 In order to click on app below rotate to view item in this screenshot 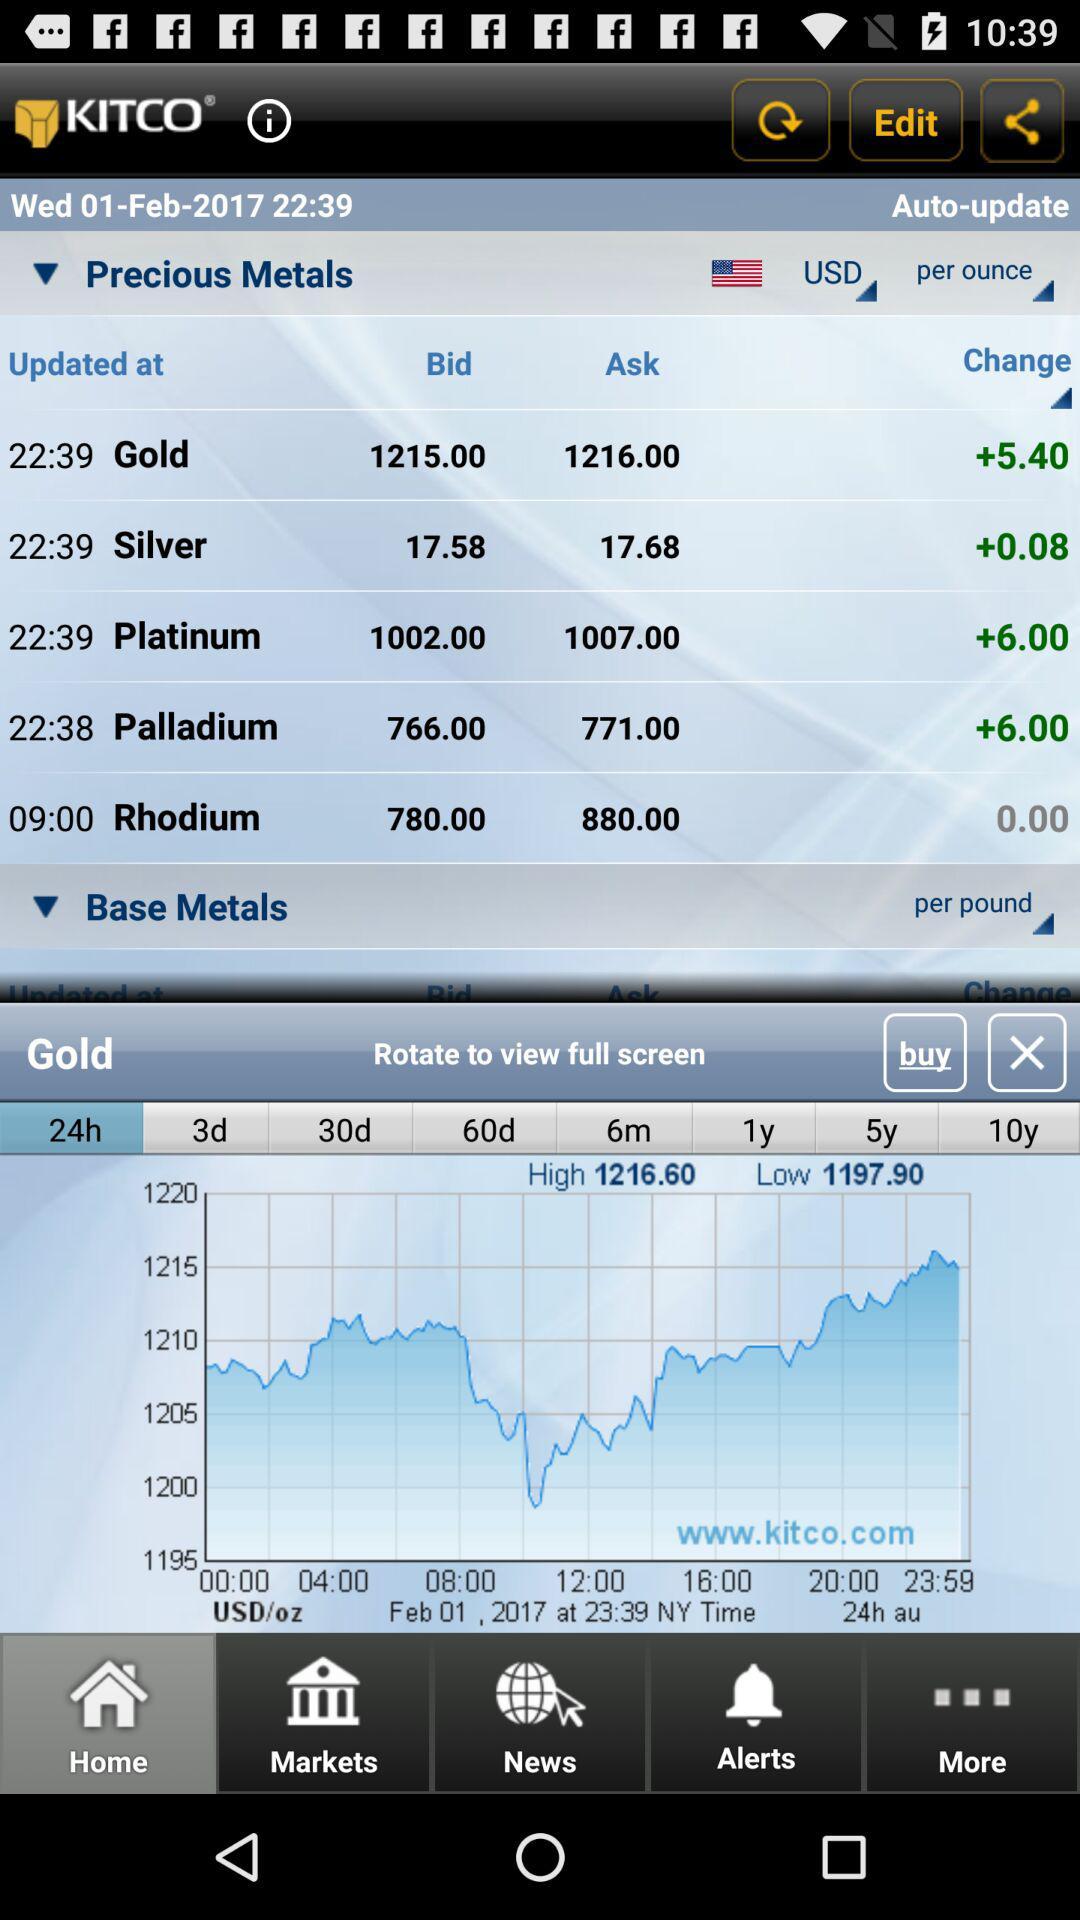, I will do `click(485, 1129)`.